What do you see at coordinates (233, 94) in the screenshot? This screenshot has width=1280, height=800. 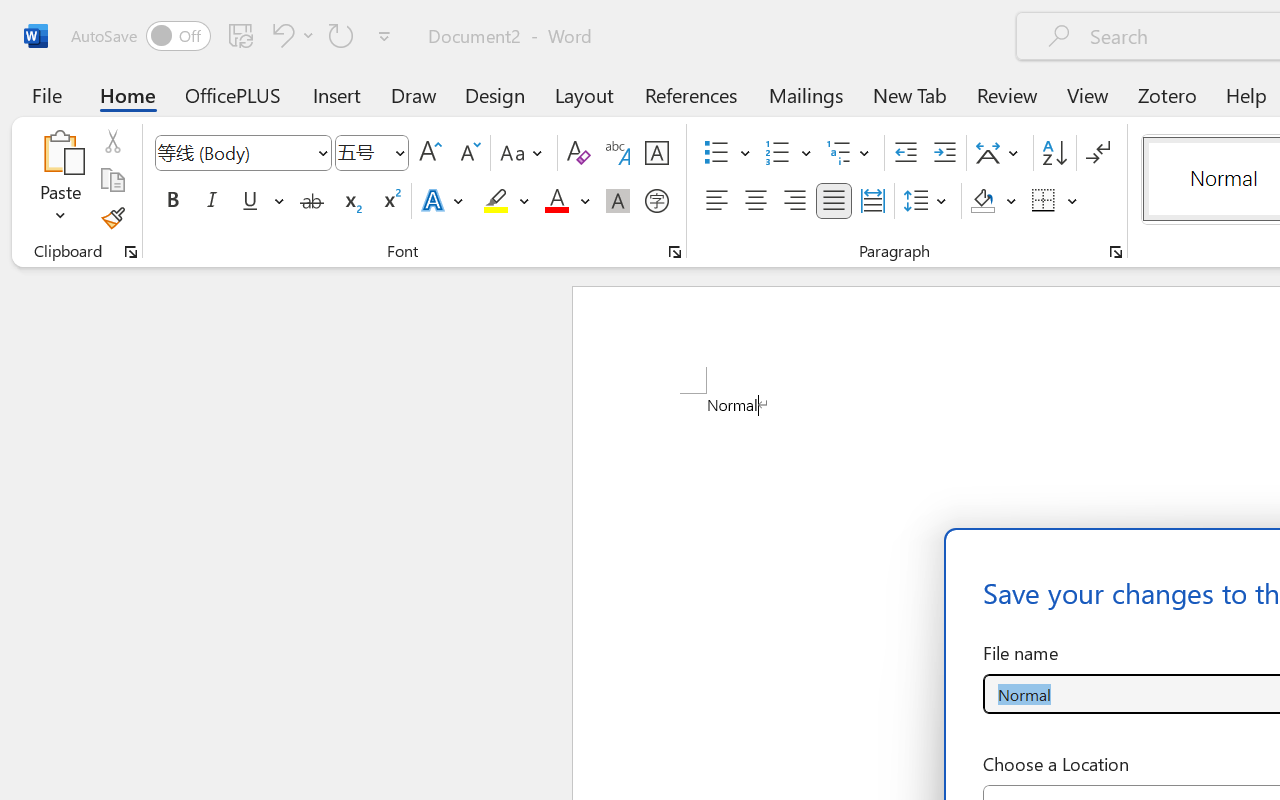 I see `'OfficePLUS'` at bounding box center [233, 94].